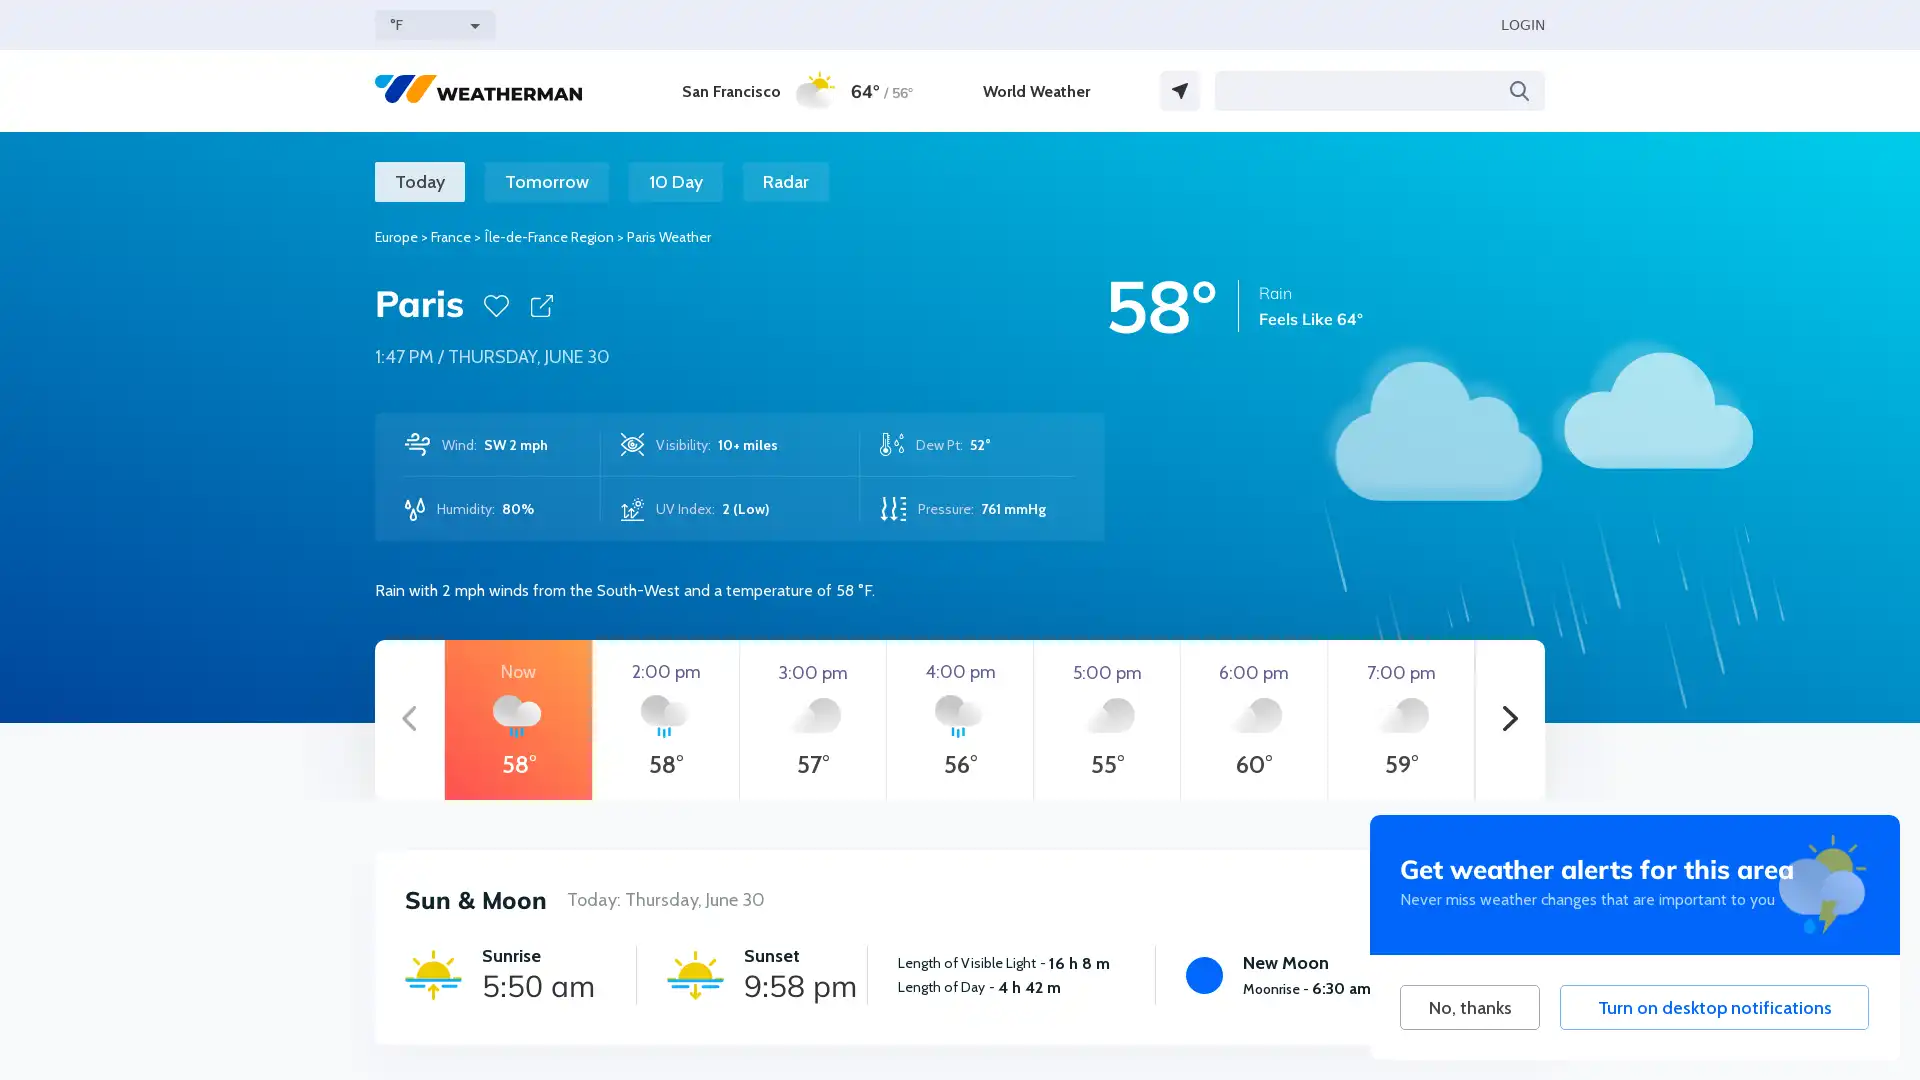  What do you see at coordinates (1180, 91) in the screenshot?
I see `GPS Location` at bounding box center [1180, 91].